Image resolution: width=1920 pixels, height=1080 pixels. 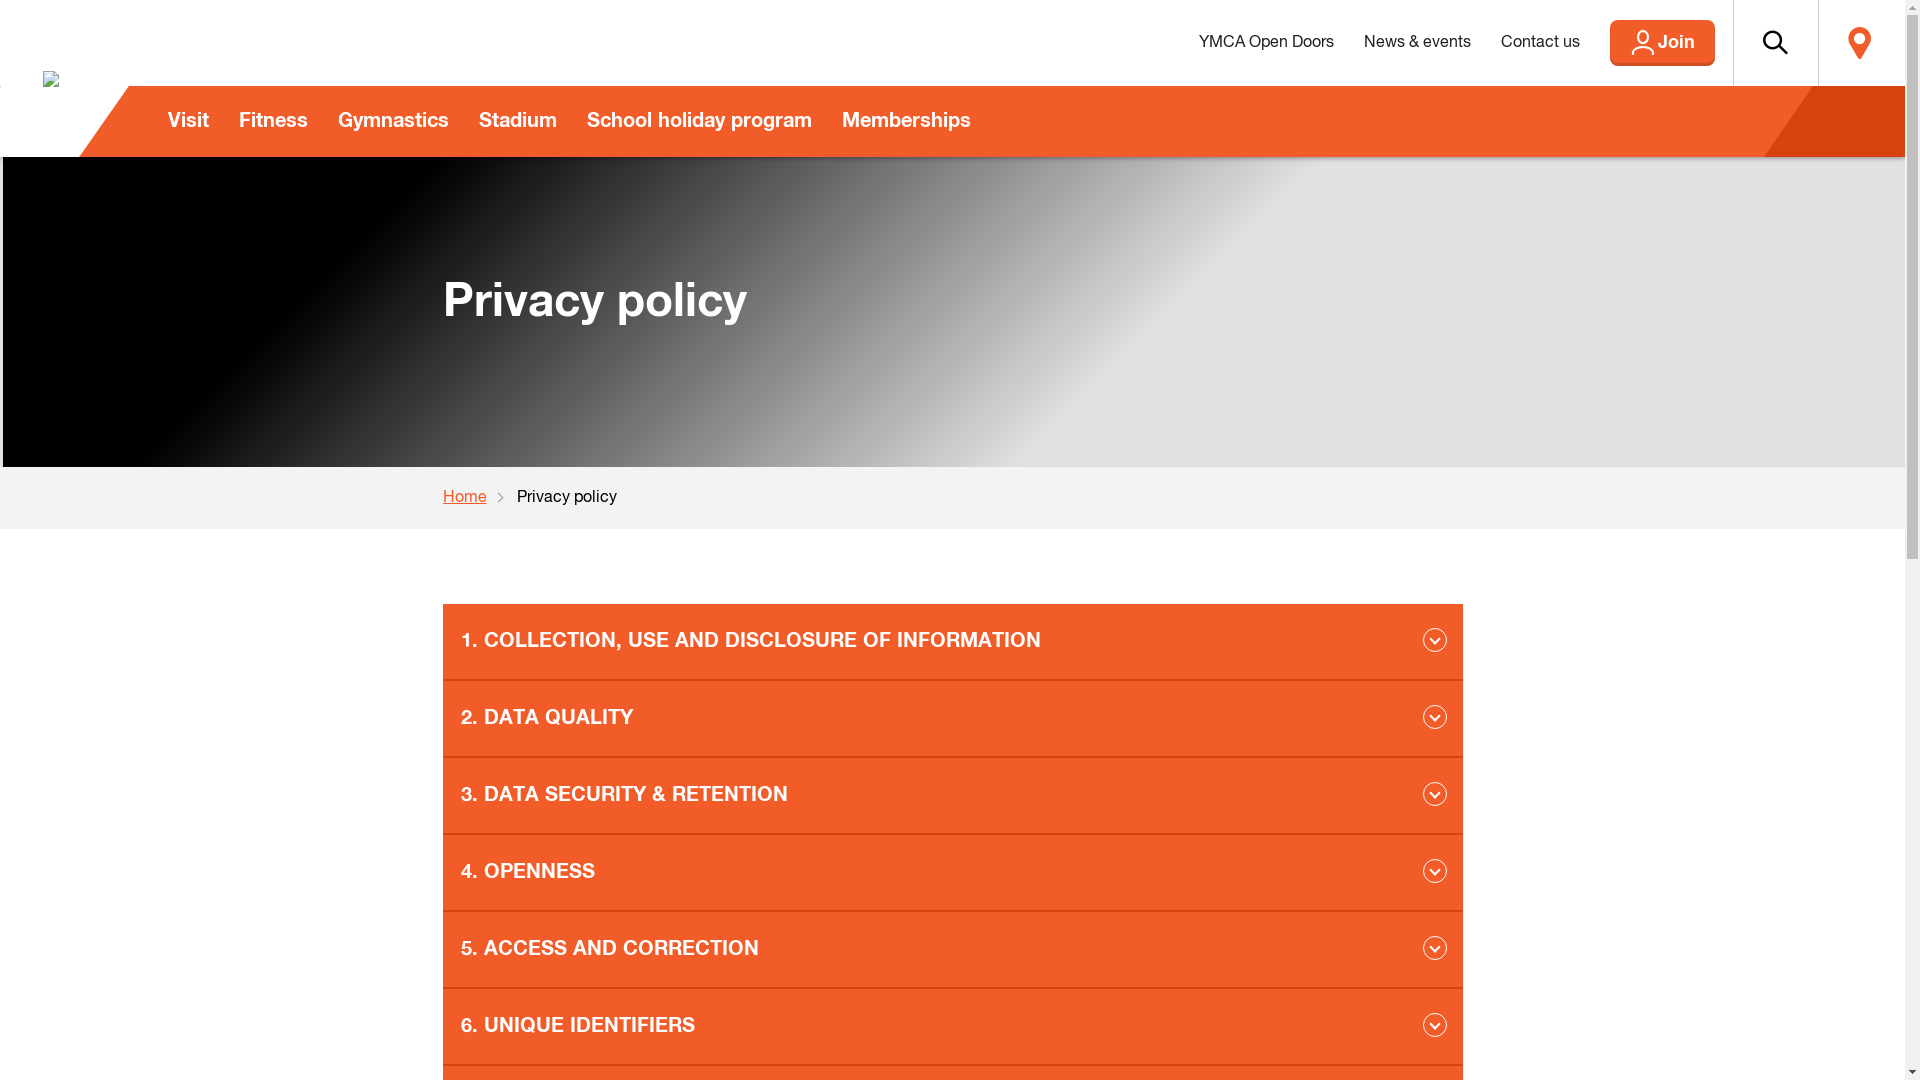 What do you see at coordinates (1415, 42) in the screenshot?
I see `'News & events'` at bounding box center [1415, 42].